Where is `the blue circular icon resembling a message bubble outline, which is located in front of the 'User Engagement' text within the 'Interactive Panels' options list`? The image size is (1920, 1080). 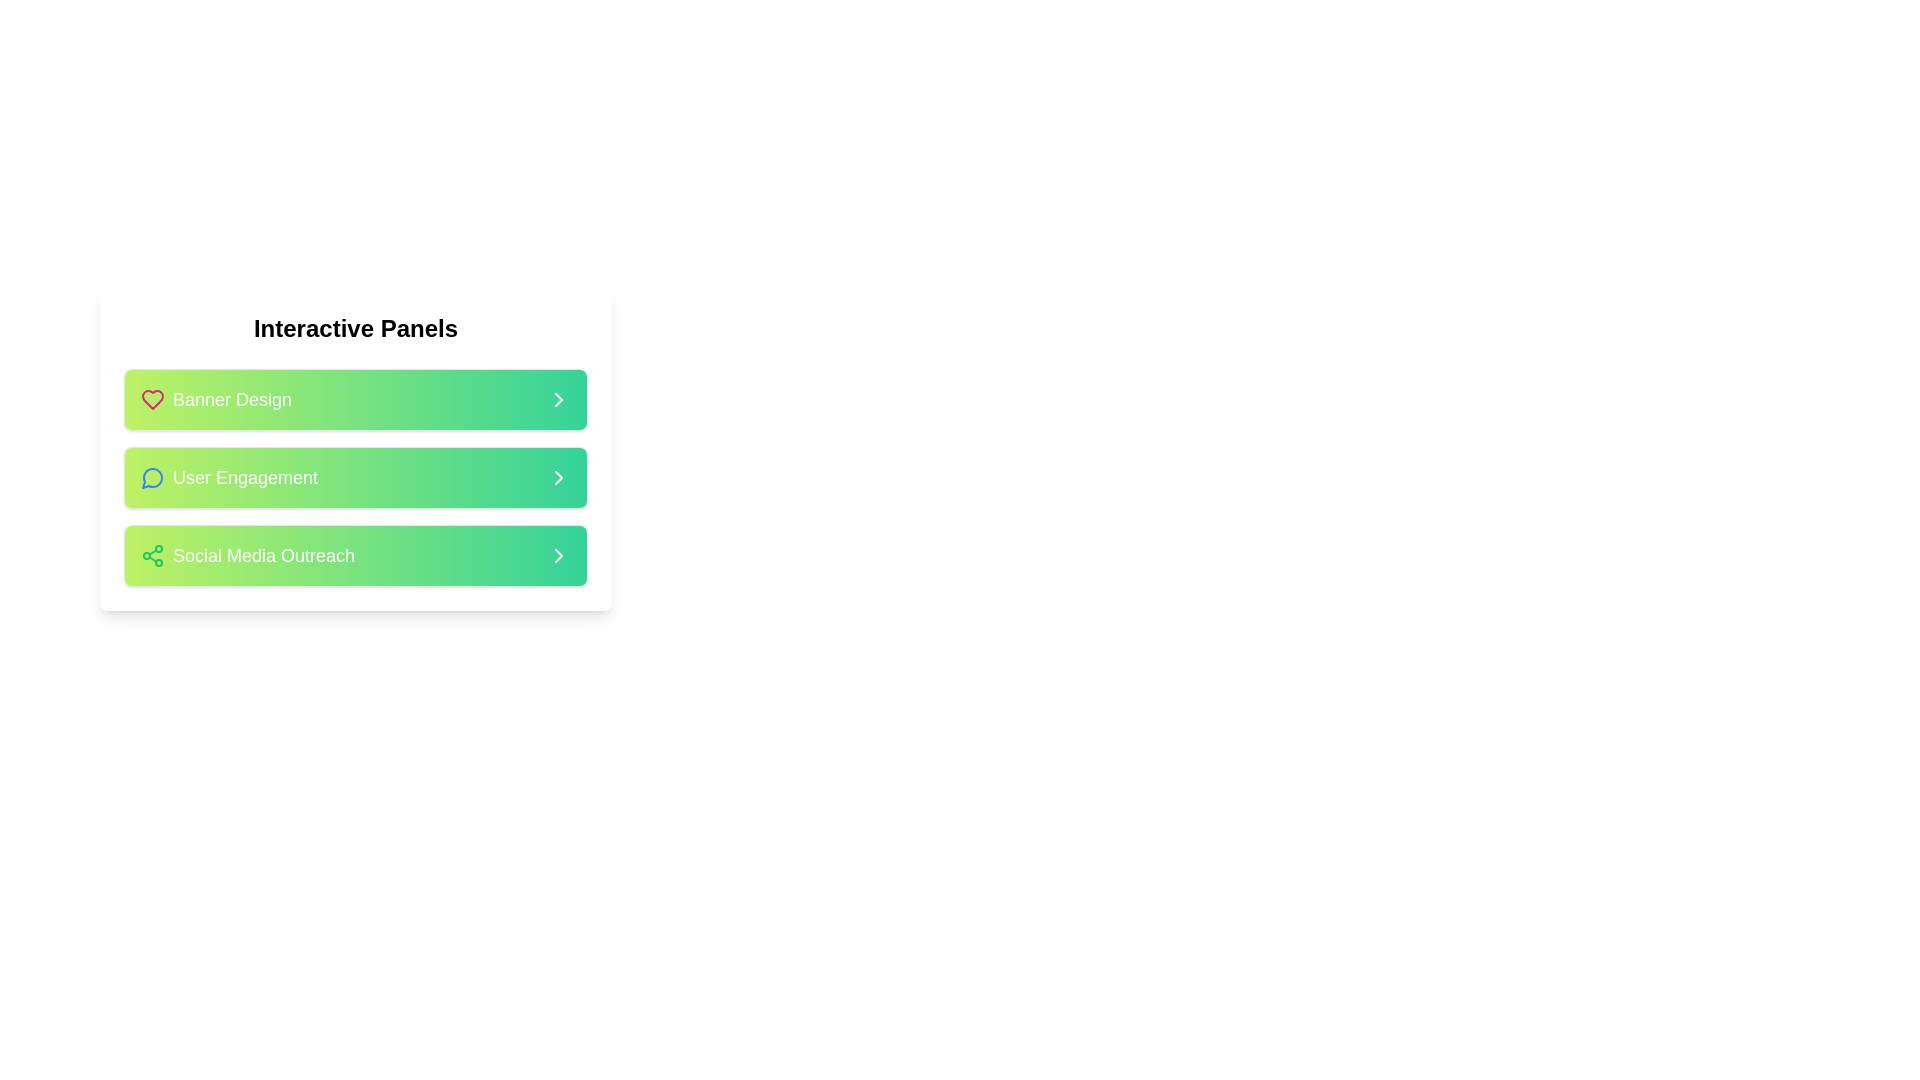
the blue circular icon resembling a message bubble outline, which is located in front of the 'User Engagement' text within the 'Interactive Panels' options list is located at coordinates (152, 478).